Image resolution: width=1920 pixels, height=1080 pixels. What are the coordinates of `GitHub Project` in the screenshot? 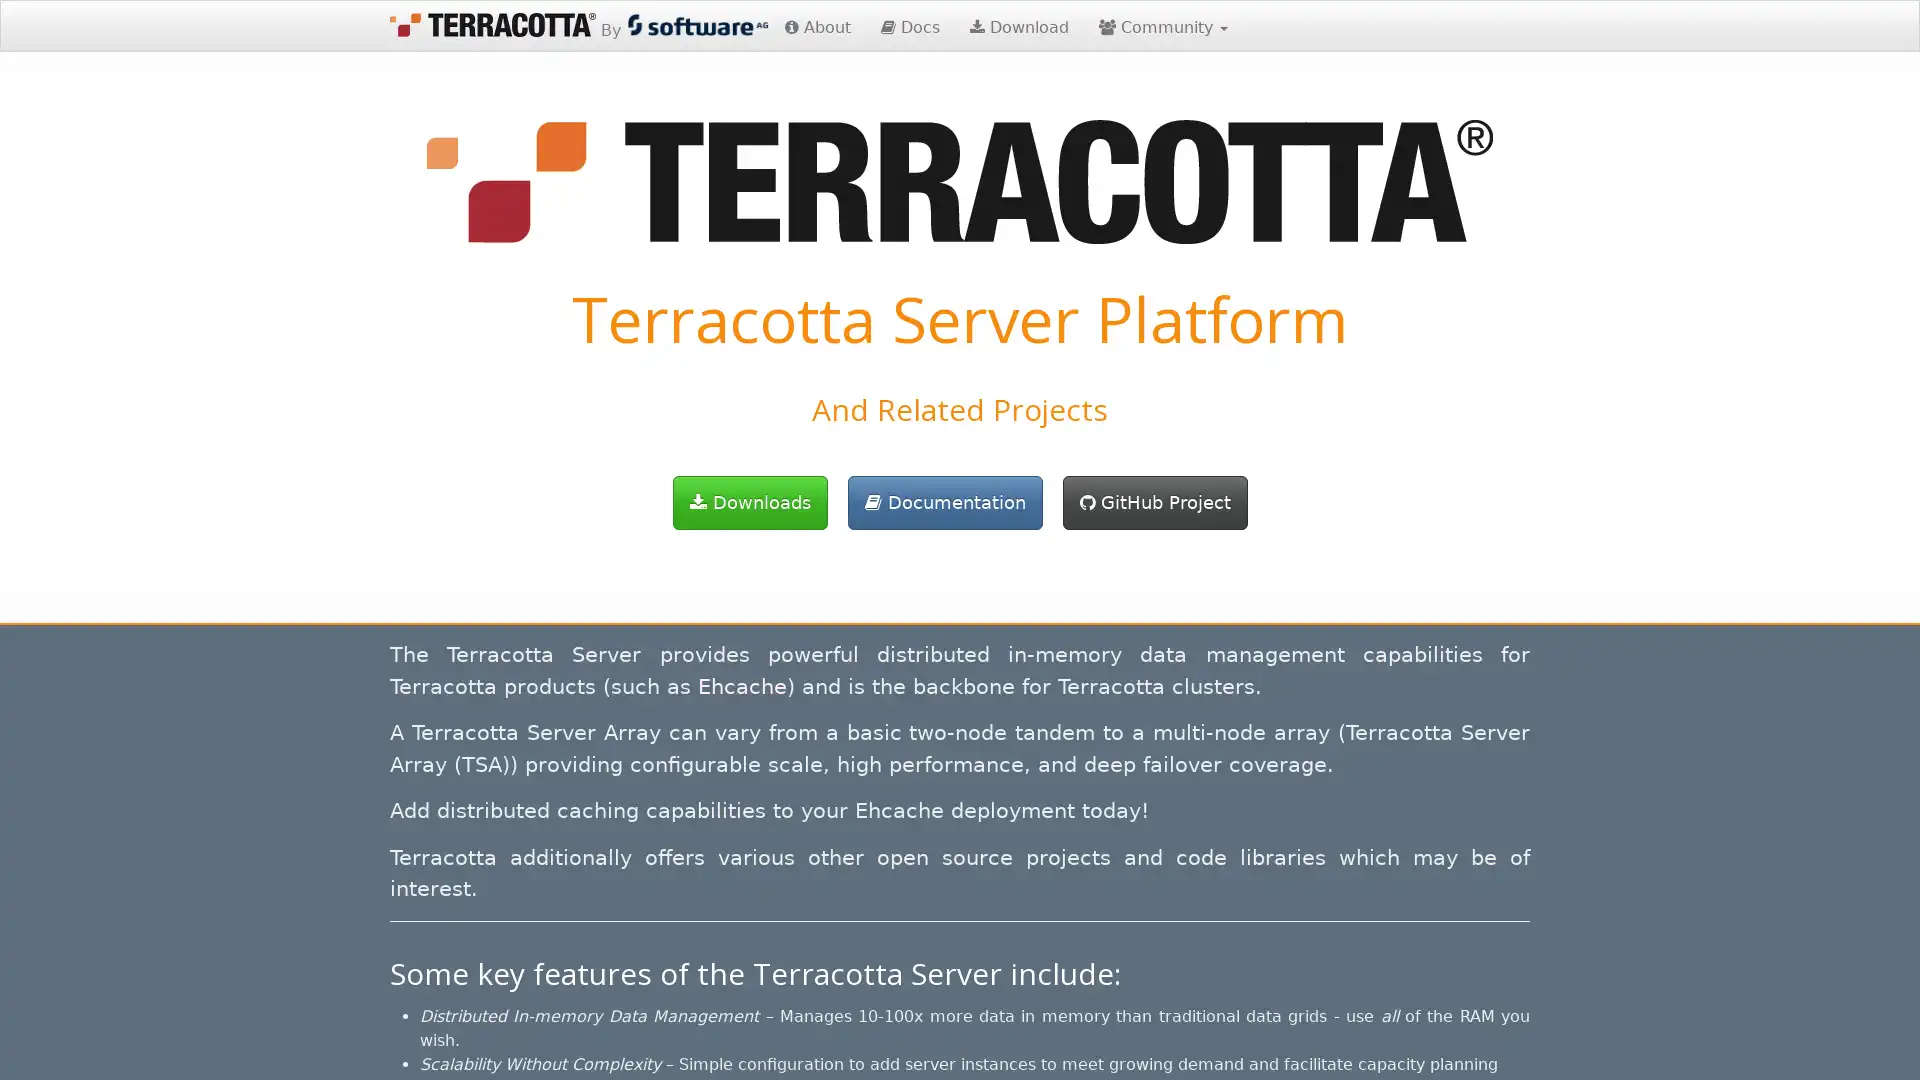 It's located at (1154, 501).